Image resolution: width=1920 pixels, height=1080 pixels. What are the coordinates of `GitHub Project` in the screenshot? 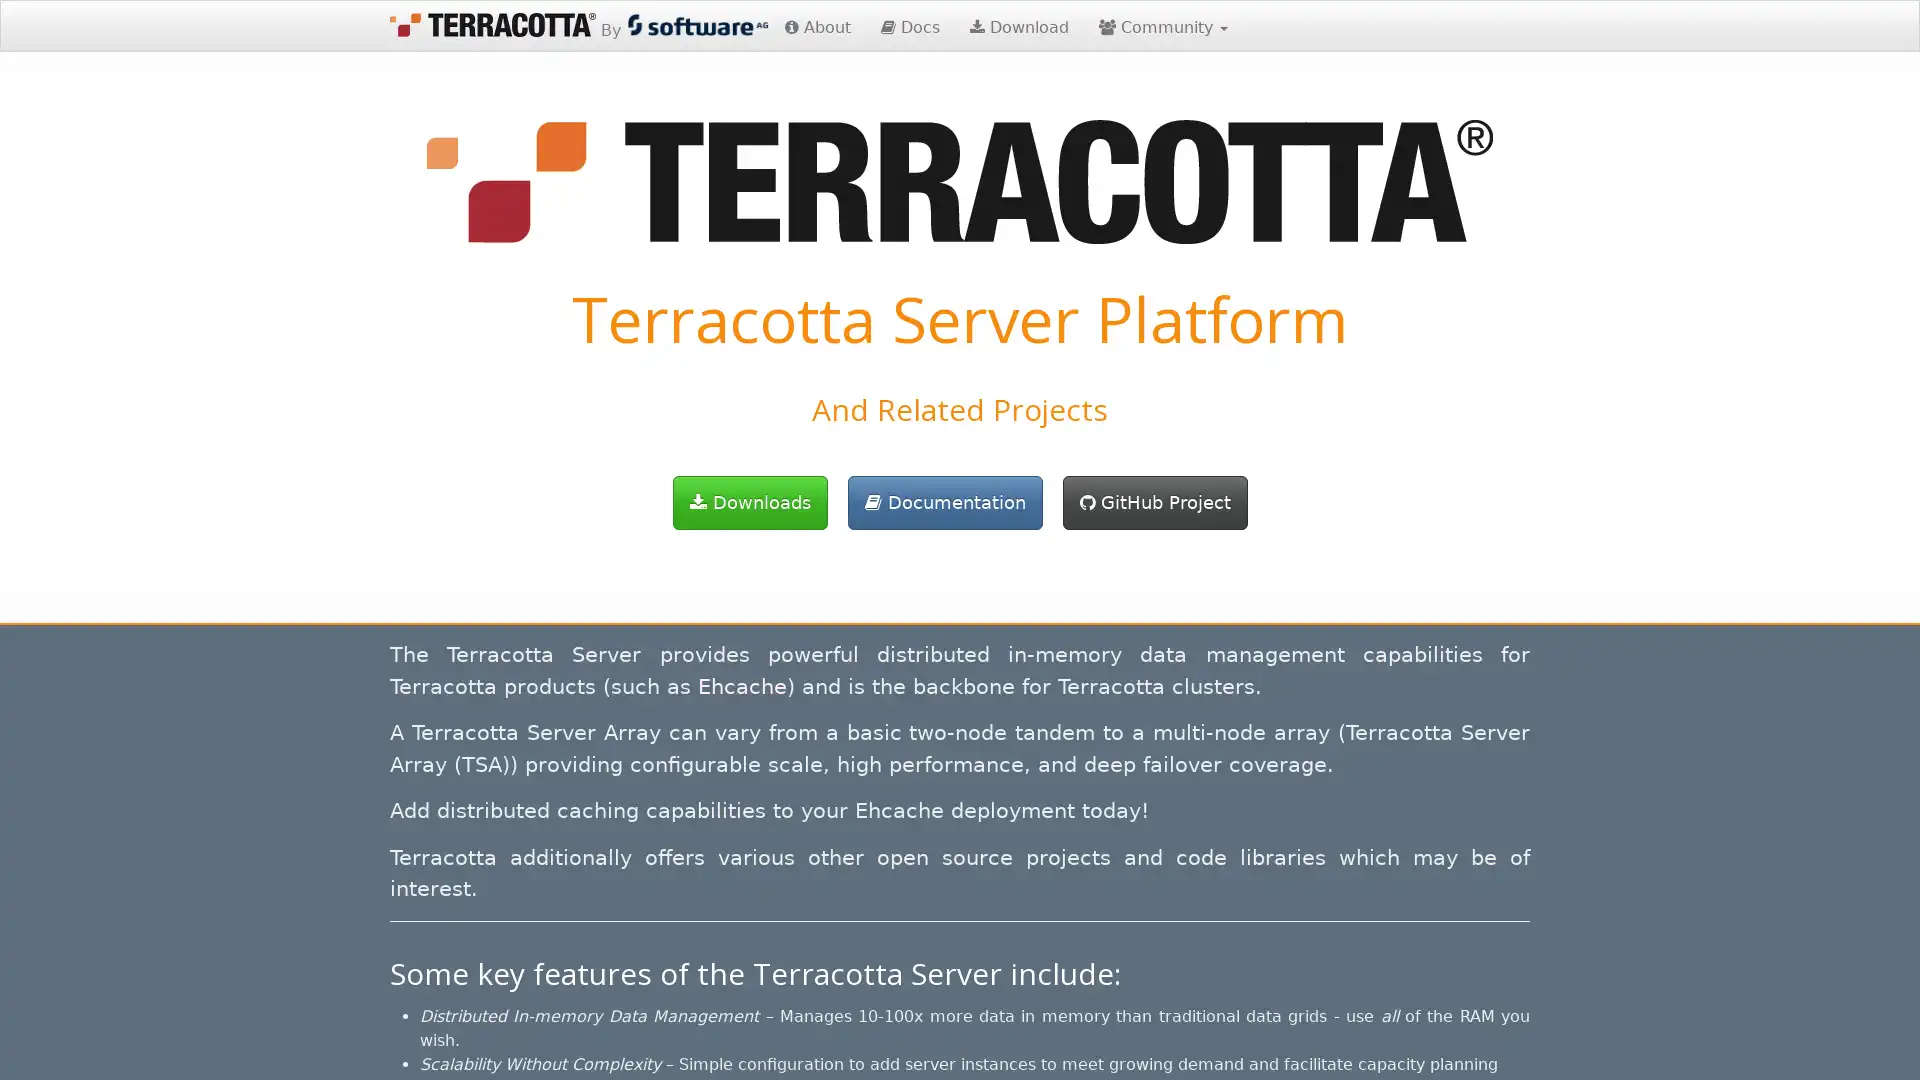 It's located at (1154, 501).